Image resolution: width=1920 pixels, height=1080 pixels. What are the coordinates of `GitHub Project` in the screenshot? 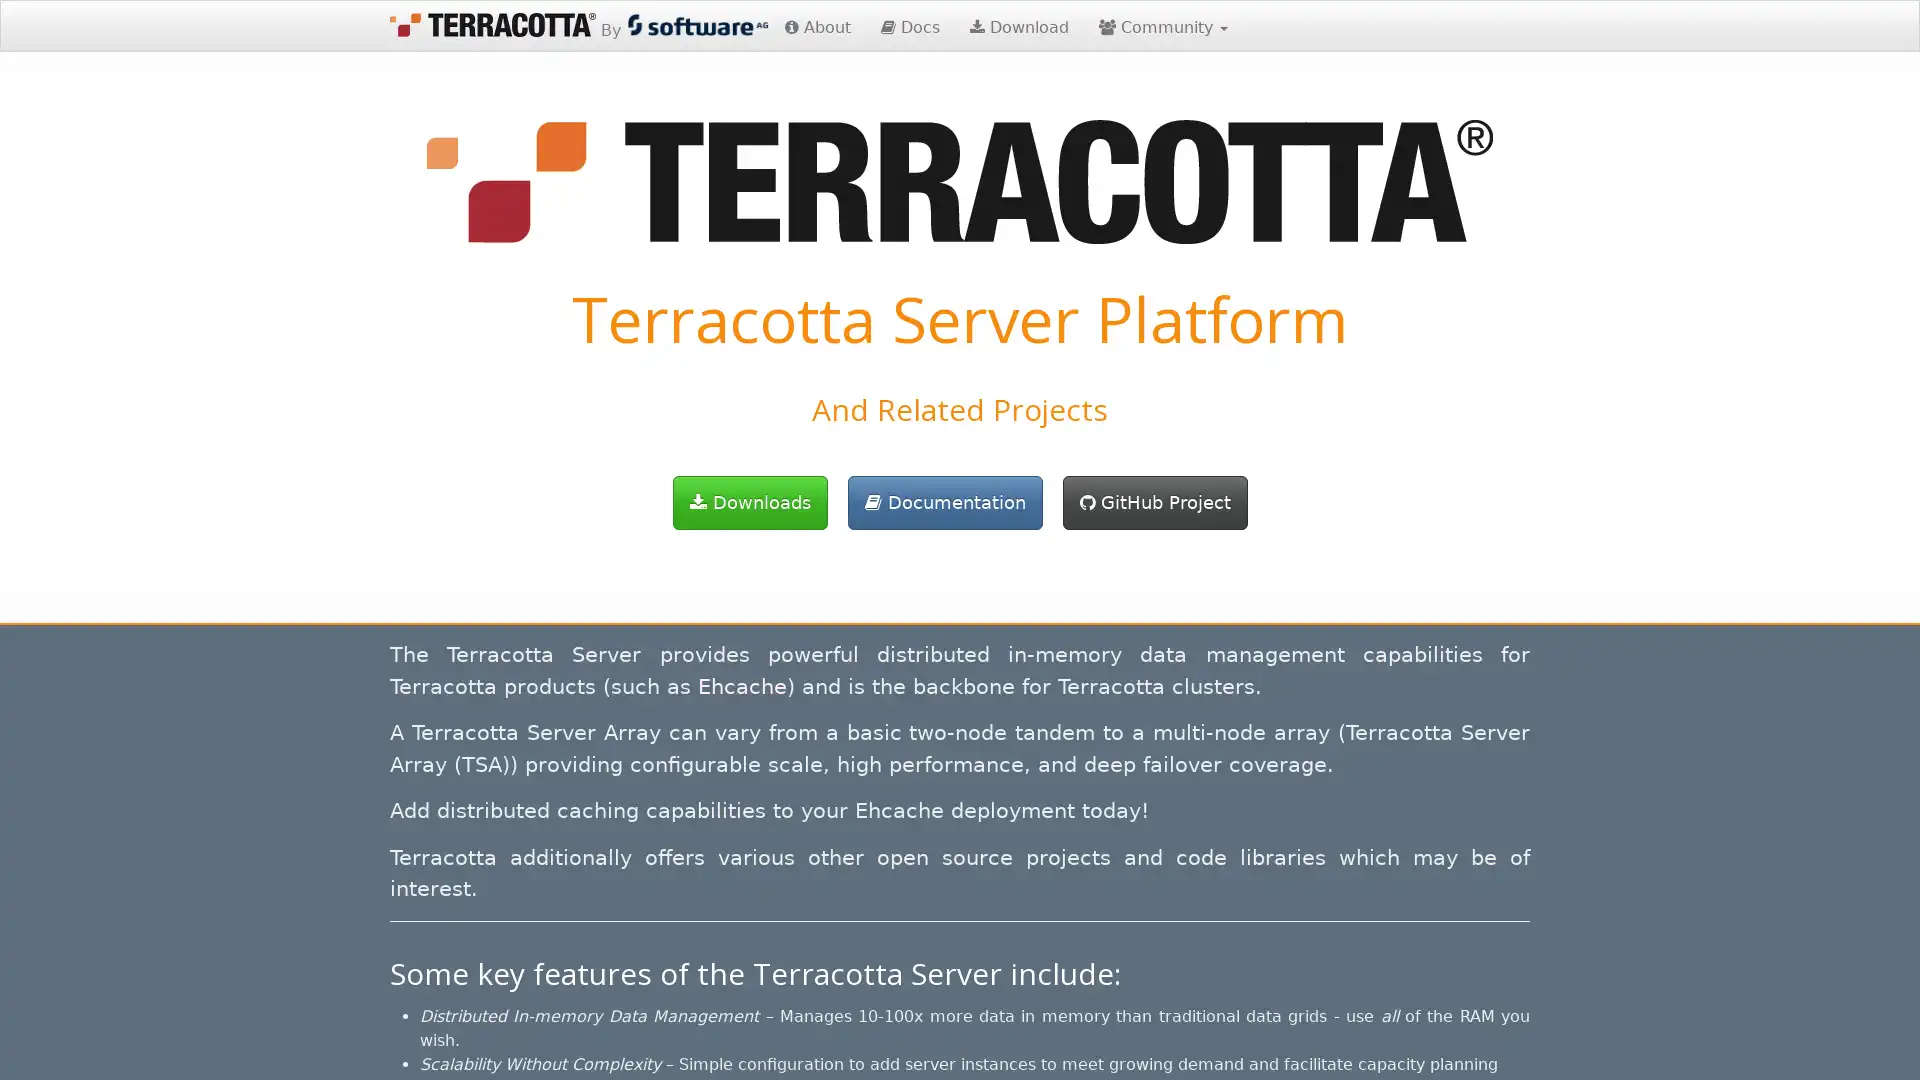 It's located at (1154, 501).